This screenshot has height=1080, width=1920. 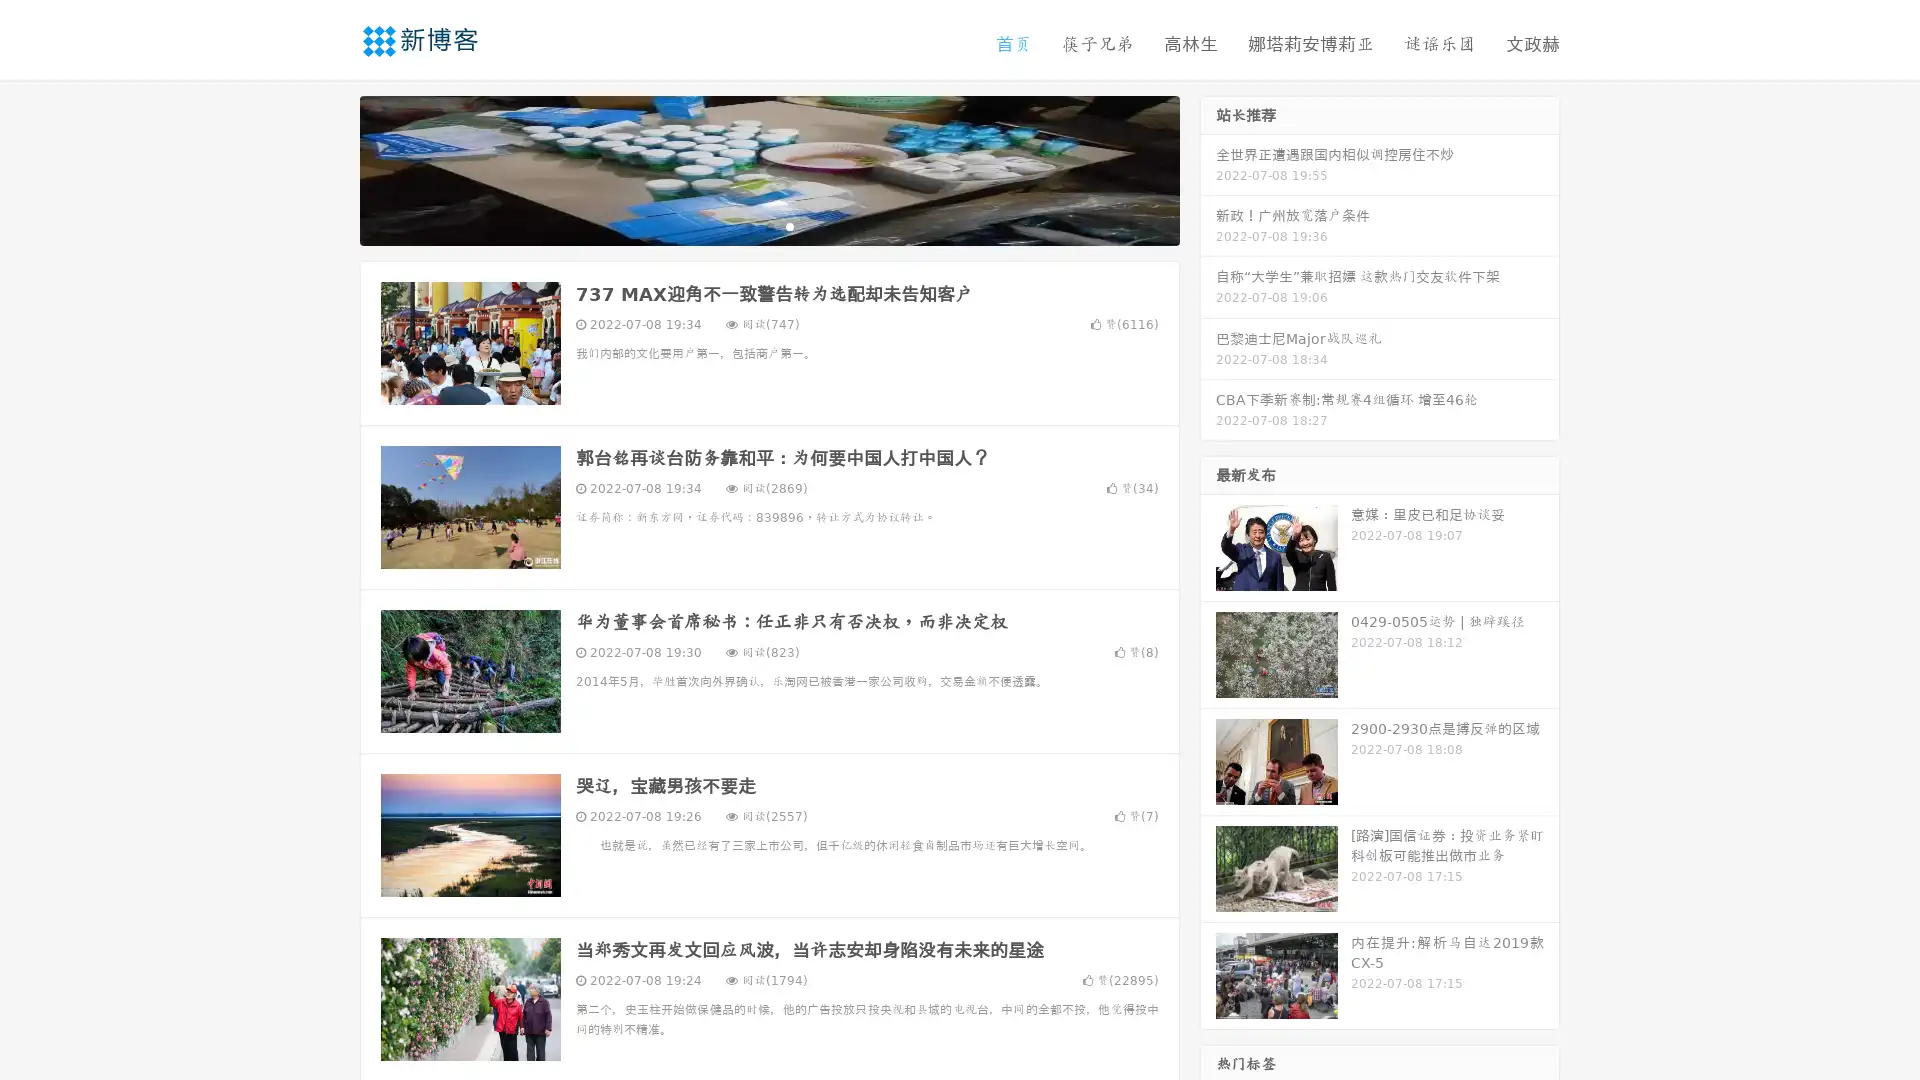 I want to click on Next slide, so click(x=1208, y=168).